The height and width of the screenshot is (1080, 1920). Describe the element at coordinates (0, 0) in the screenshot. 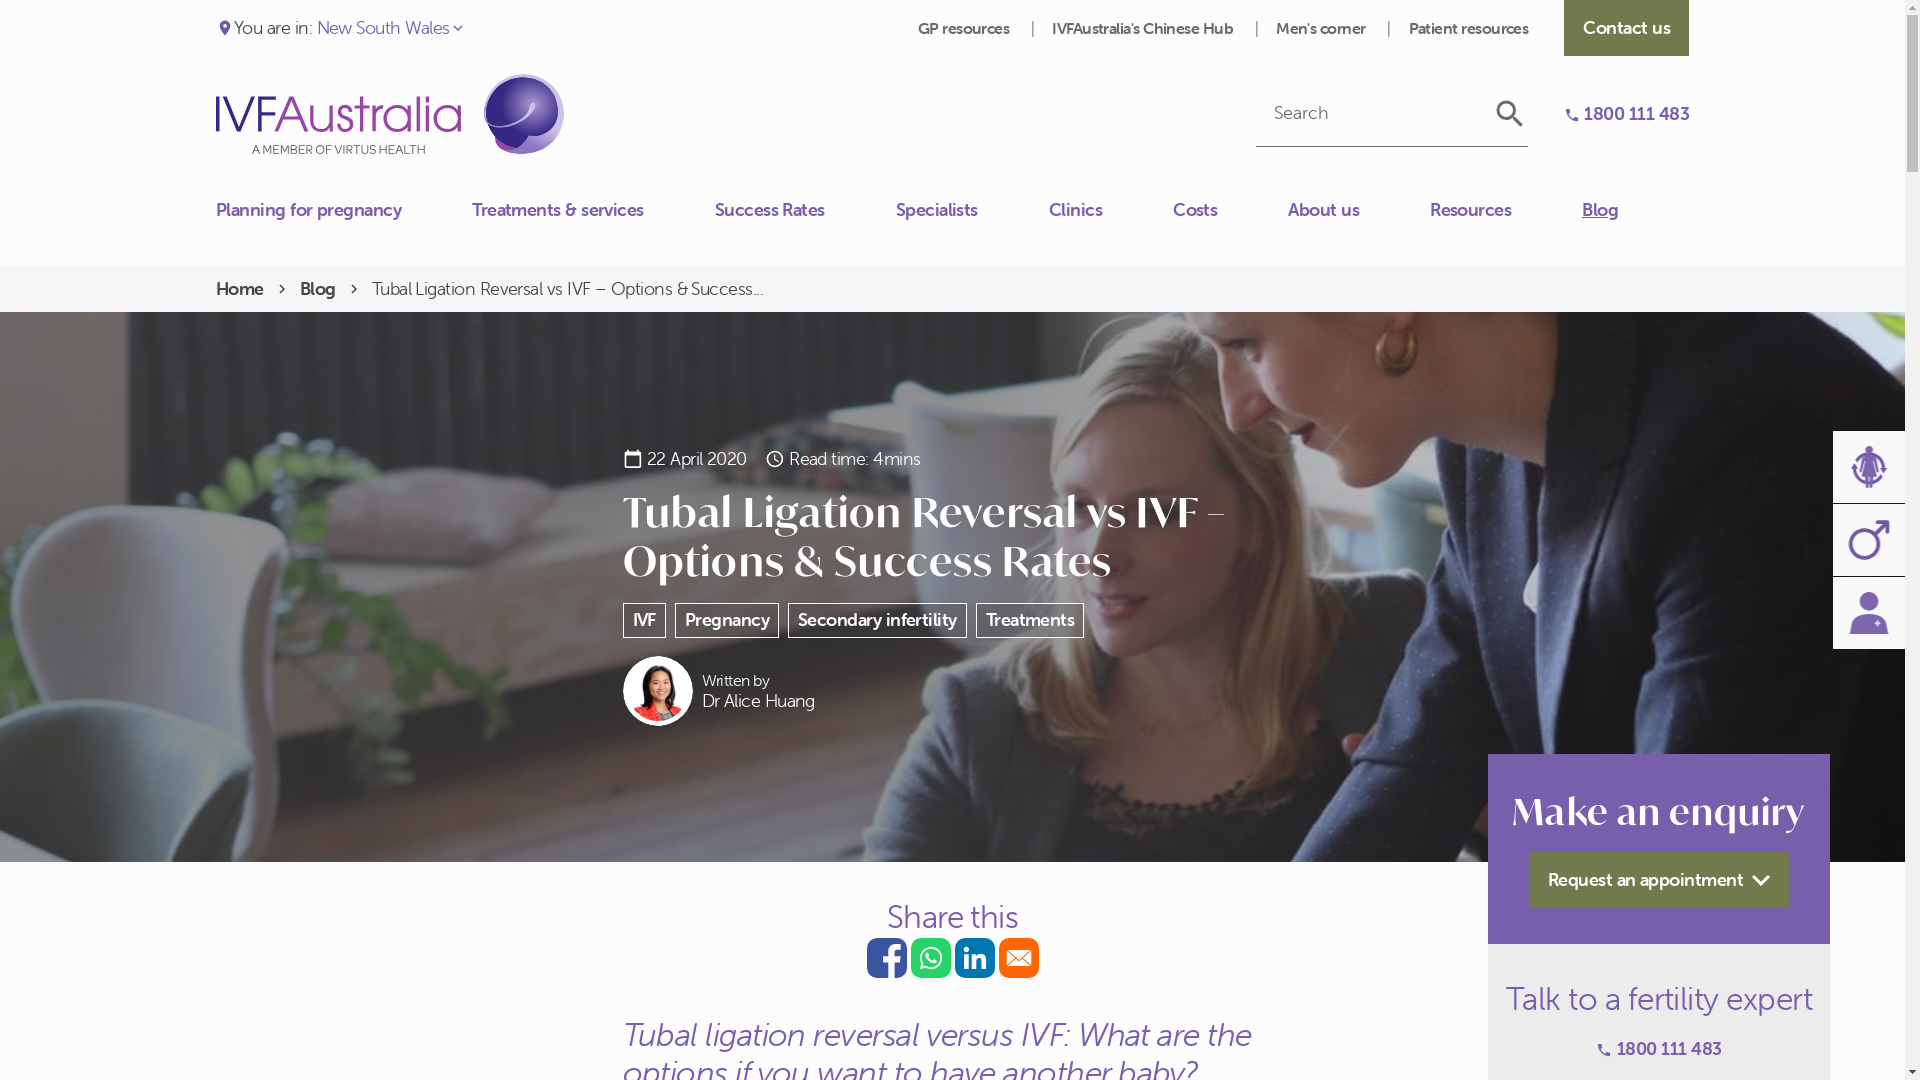

I see `'Skip to main content'` at that location.